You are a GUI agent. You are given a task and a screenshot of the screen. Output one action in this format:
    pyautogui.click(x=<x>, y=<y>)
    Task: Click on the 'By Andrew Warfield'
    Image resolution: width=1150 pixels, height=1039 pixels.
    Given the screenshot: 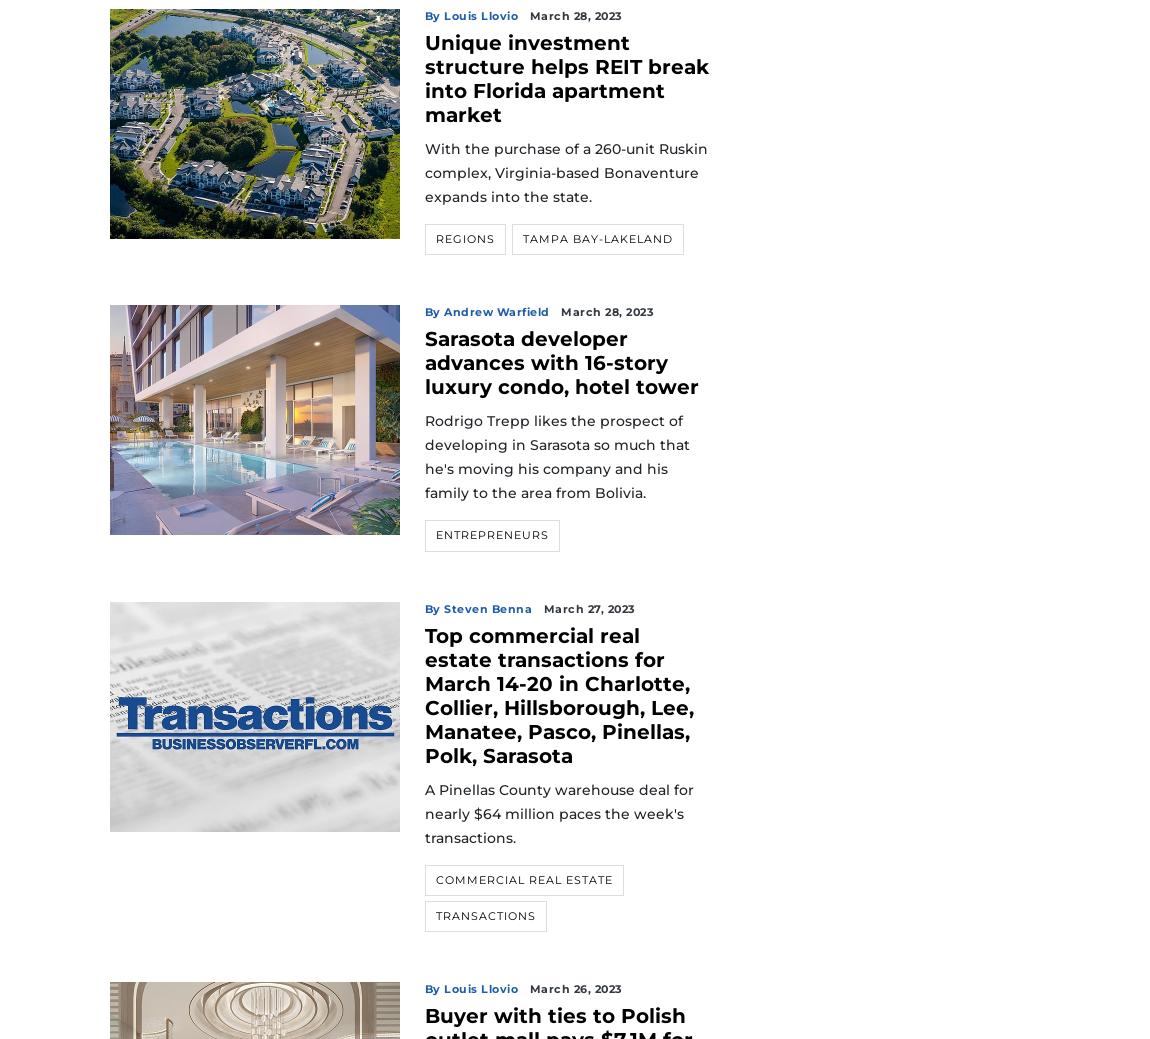 What is the action you would take?
    pyautogui.click(x=486, y=312)
    